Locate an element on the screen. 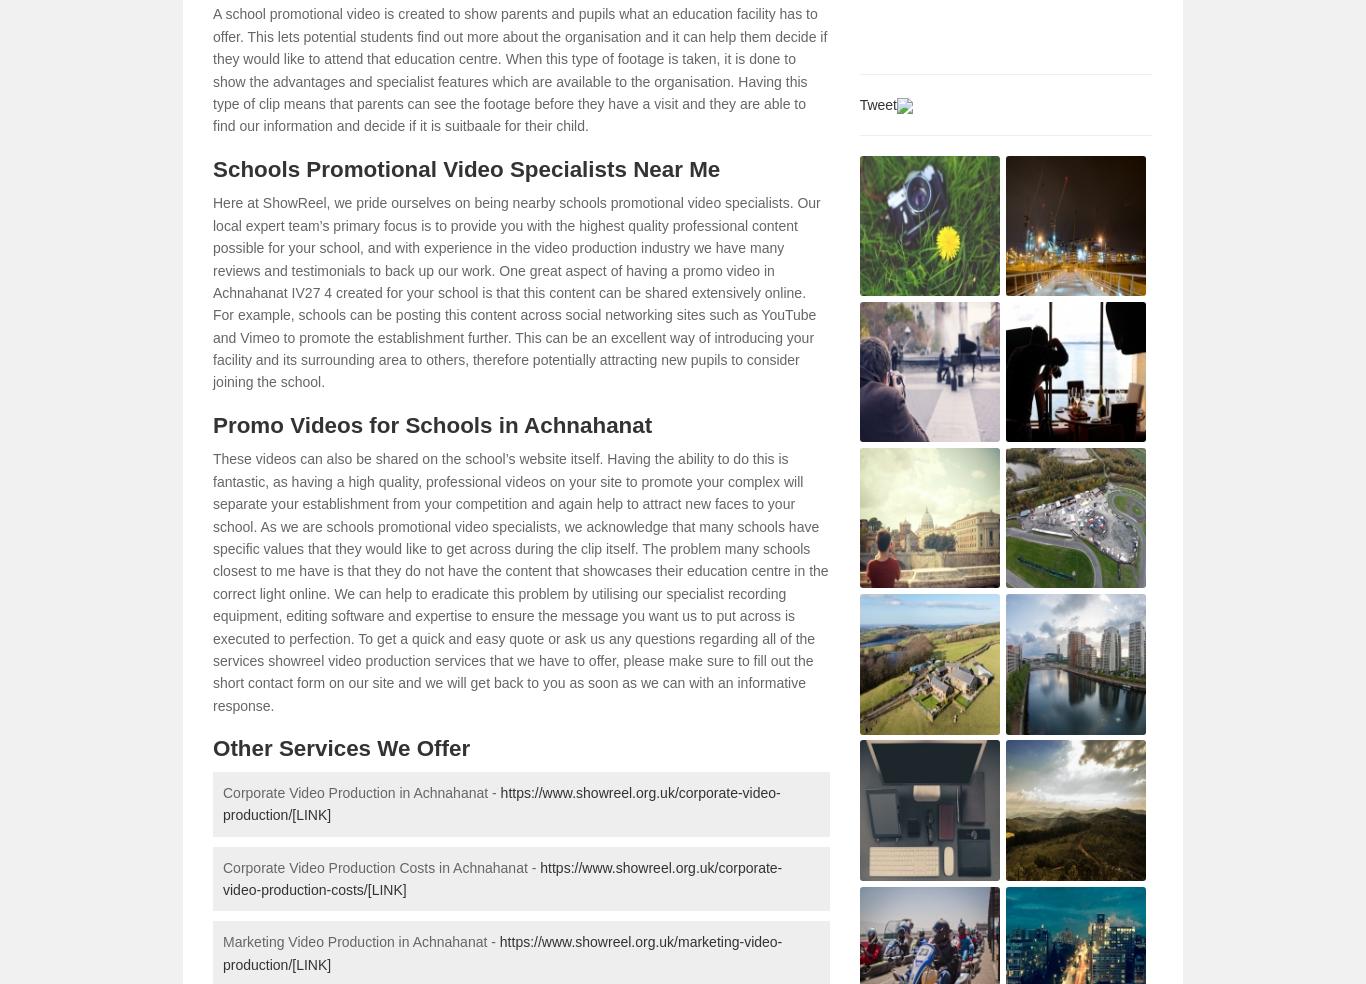 The image size is (1366, 984). 'The promotional videos we create for schools can include aerial shots of sports pitches, interviews with students and teachers and a range of different shots with special effects.' is located at coordinates (222, 41).